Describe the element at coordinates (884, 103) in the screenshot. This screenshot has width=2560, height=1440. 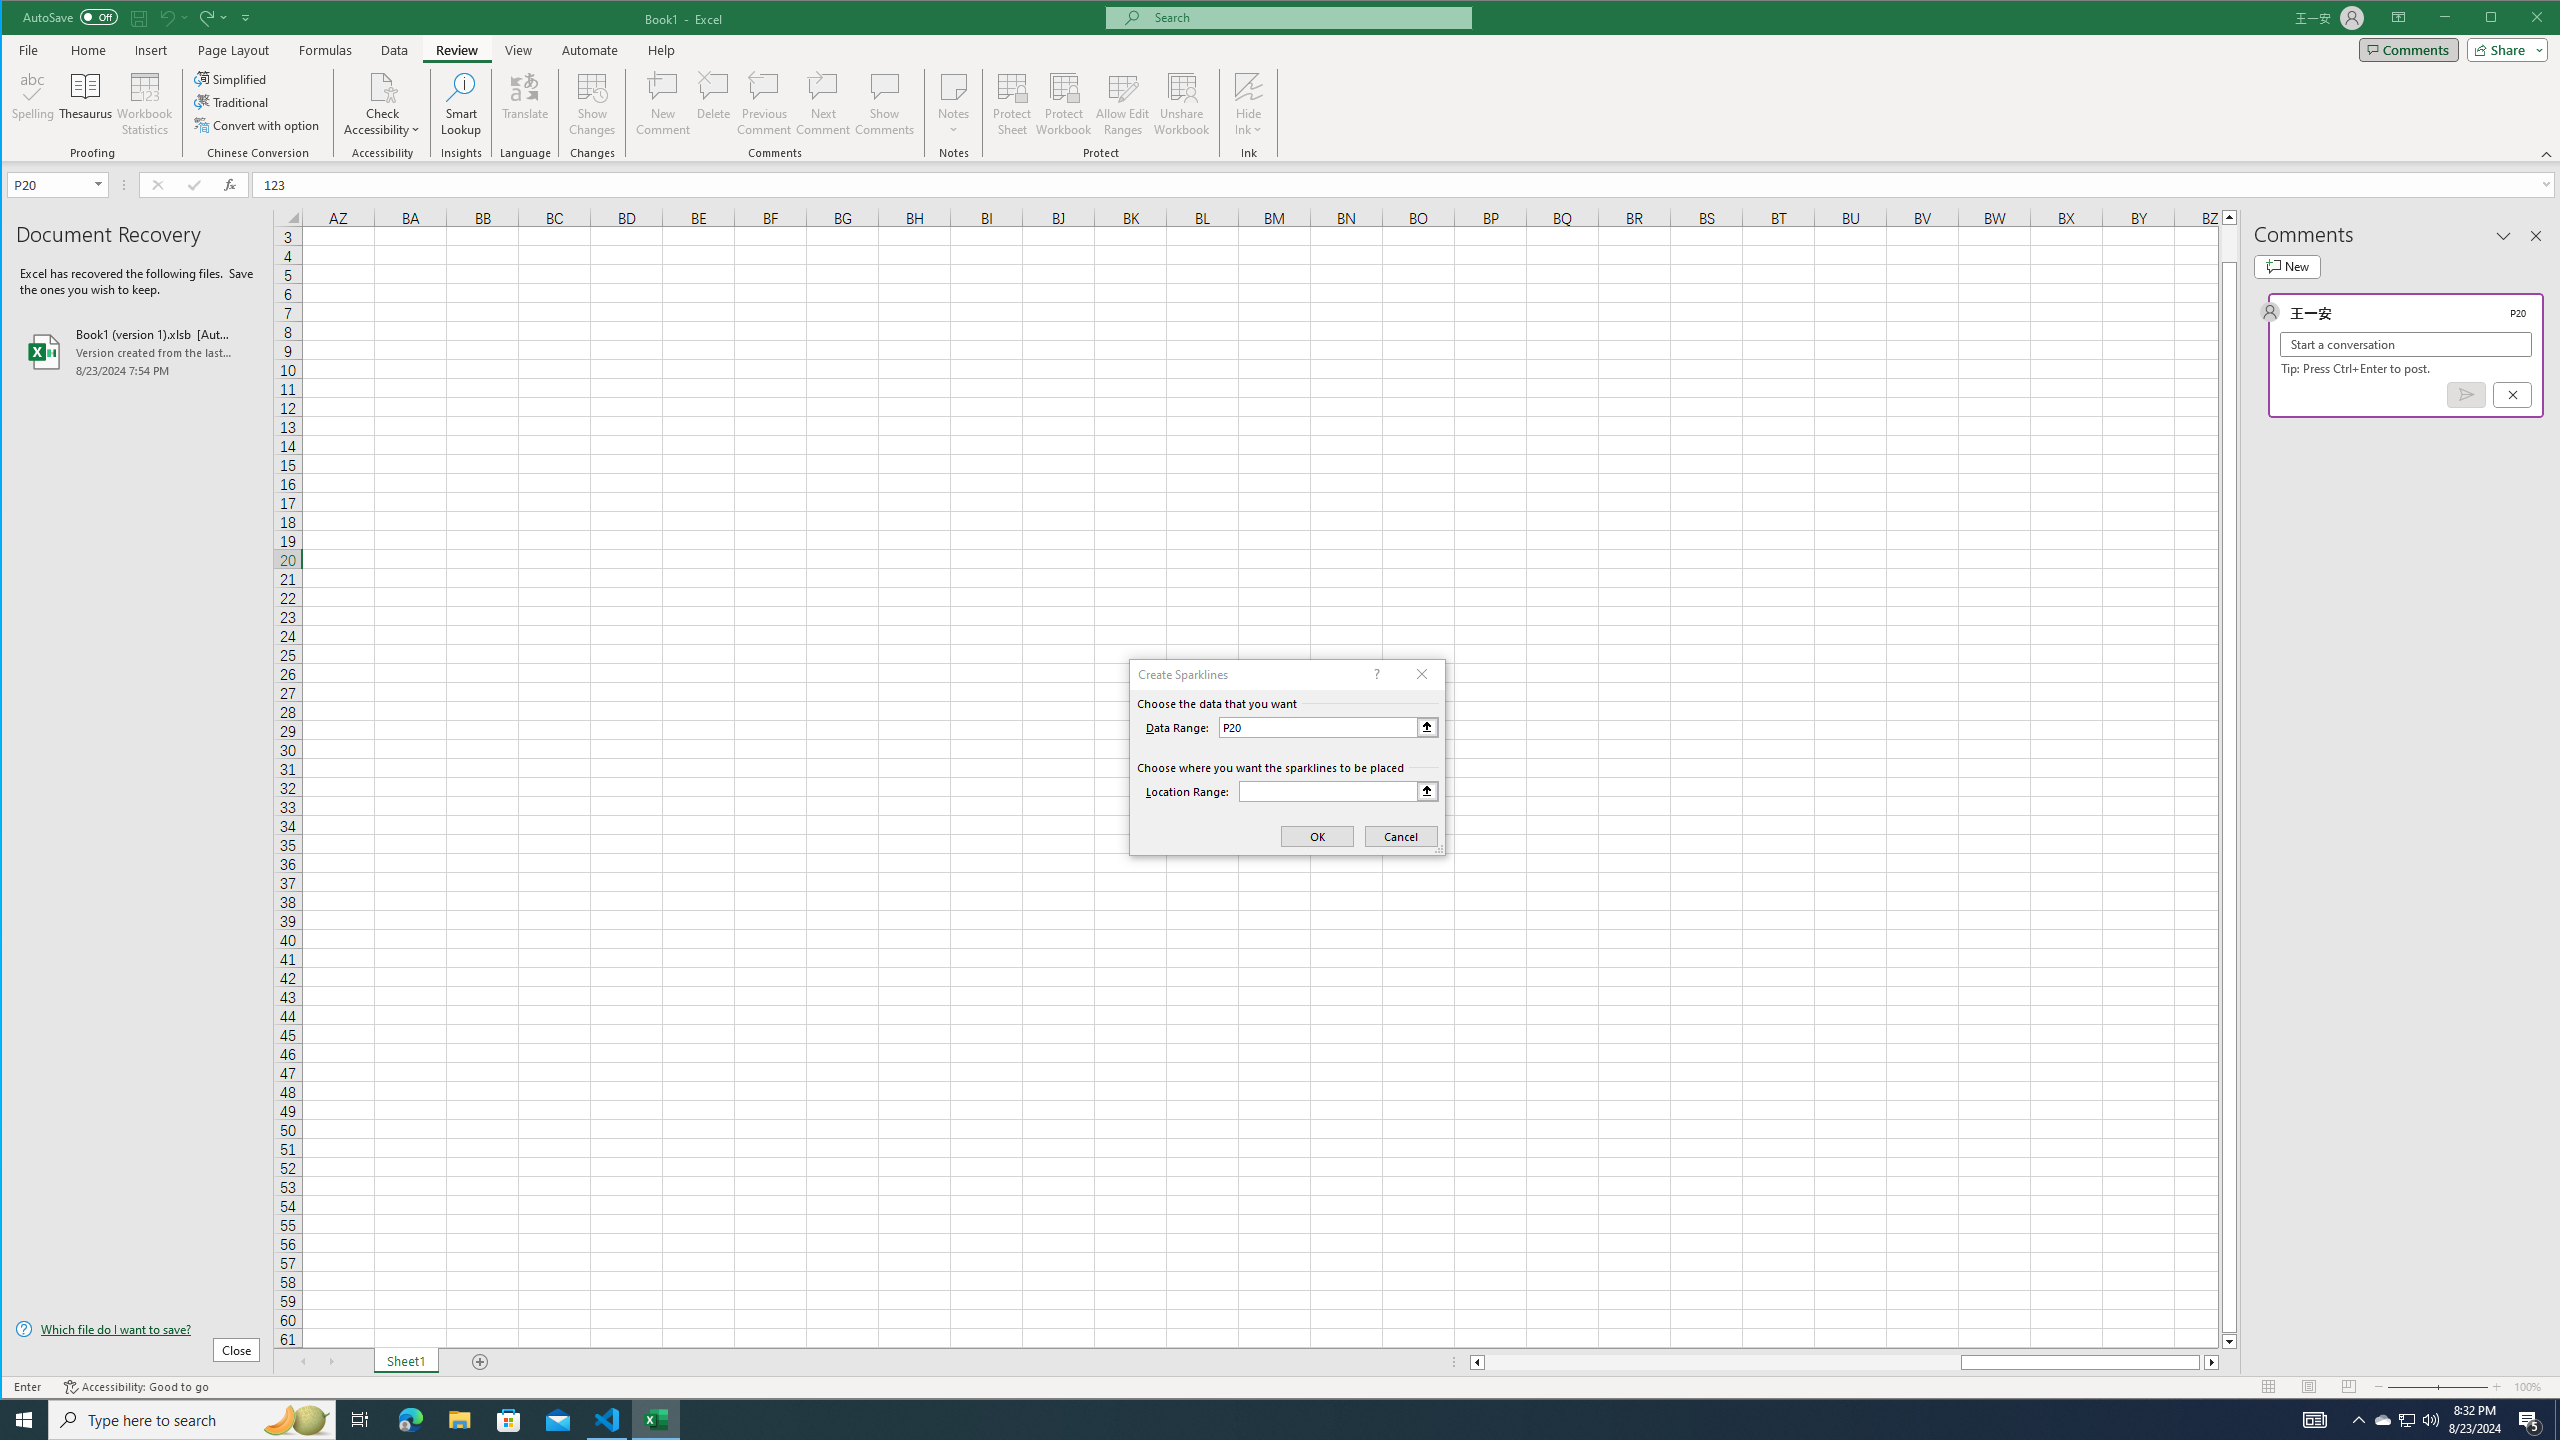
I see `'Show Comments'` at that location.